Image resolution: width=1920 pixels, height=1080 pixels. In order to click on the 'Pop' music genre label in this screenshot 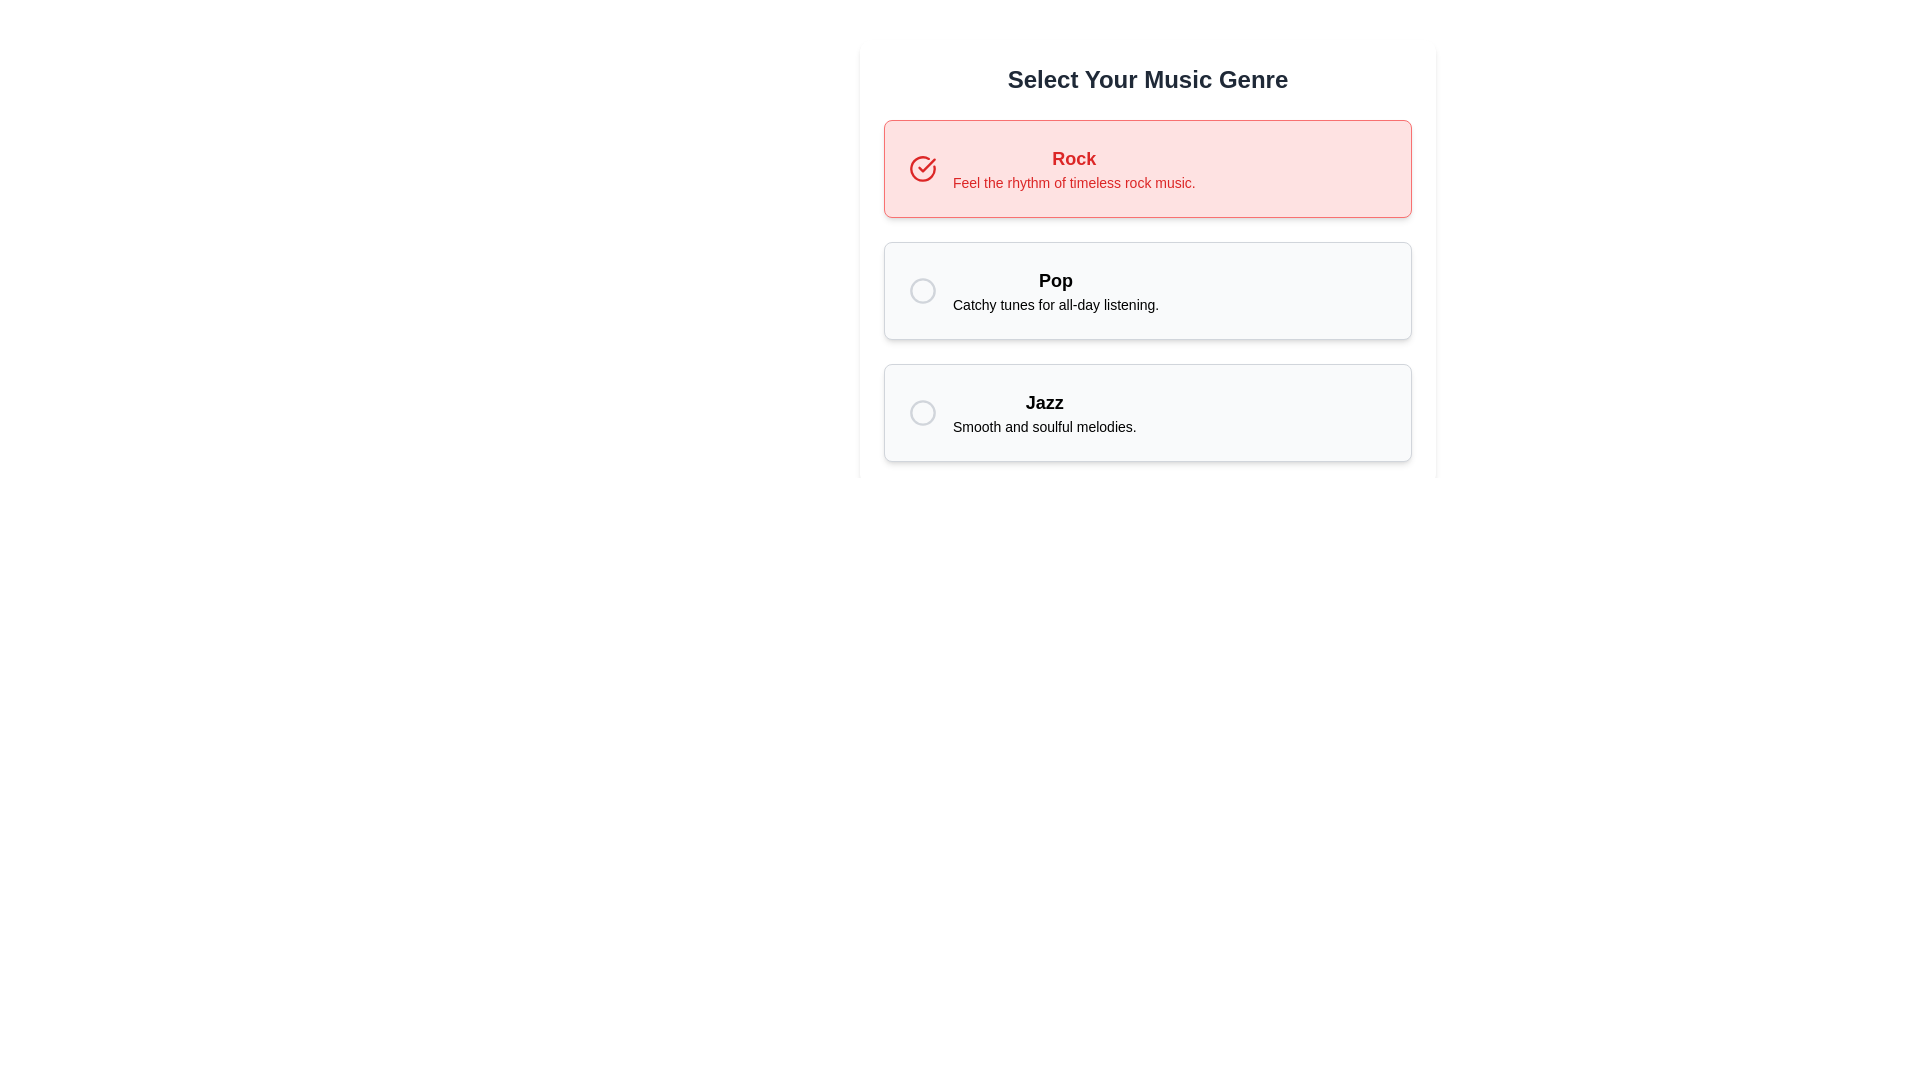, I will do `click(1055, 281)`.